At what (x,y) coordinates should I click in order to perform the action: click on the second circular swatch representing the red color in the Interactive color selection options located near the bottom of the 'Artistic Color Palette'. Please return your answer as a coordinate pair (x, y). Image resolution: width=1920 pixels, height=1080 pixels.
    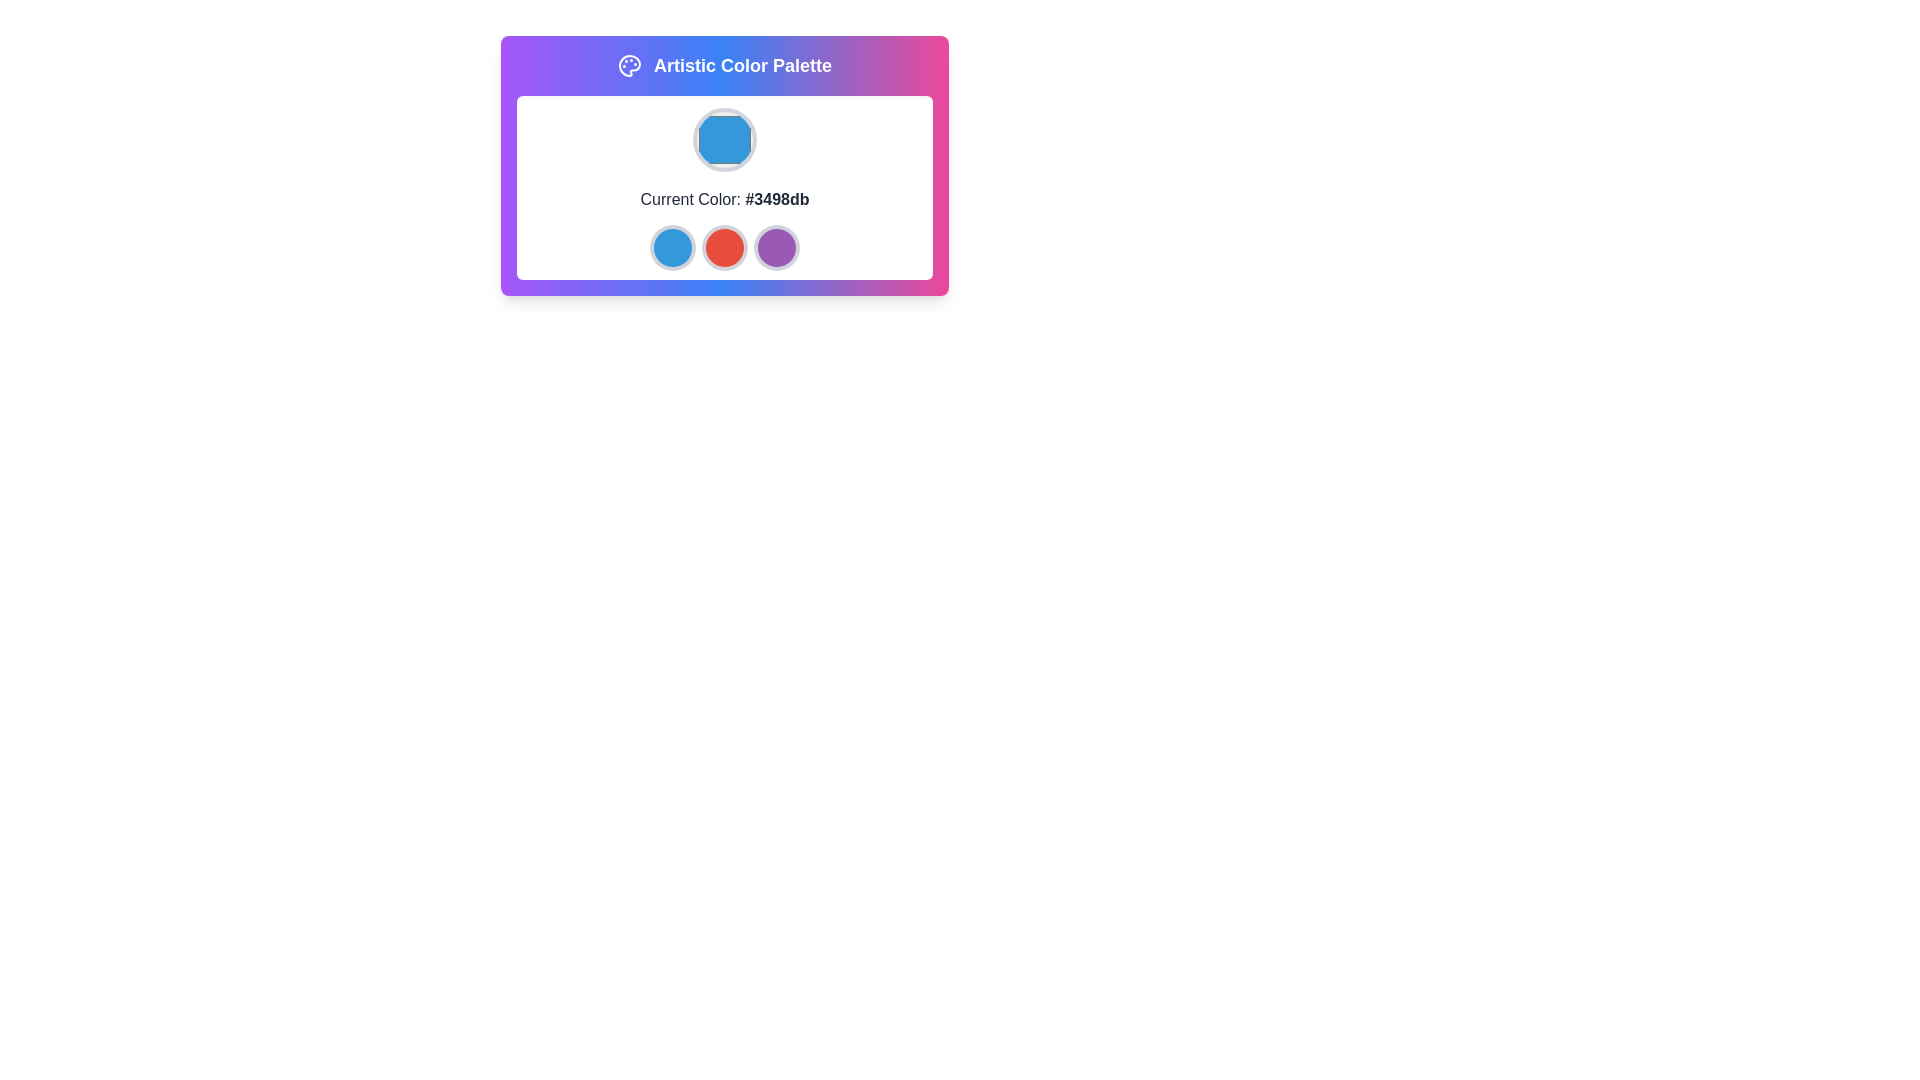
    Looking at the image, I should click on (723, 246).